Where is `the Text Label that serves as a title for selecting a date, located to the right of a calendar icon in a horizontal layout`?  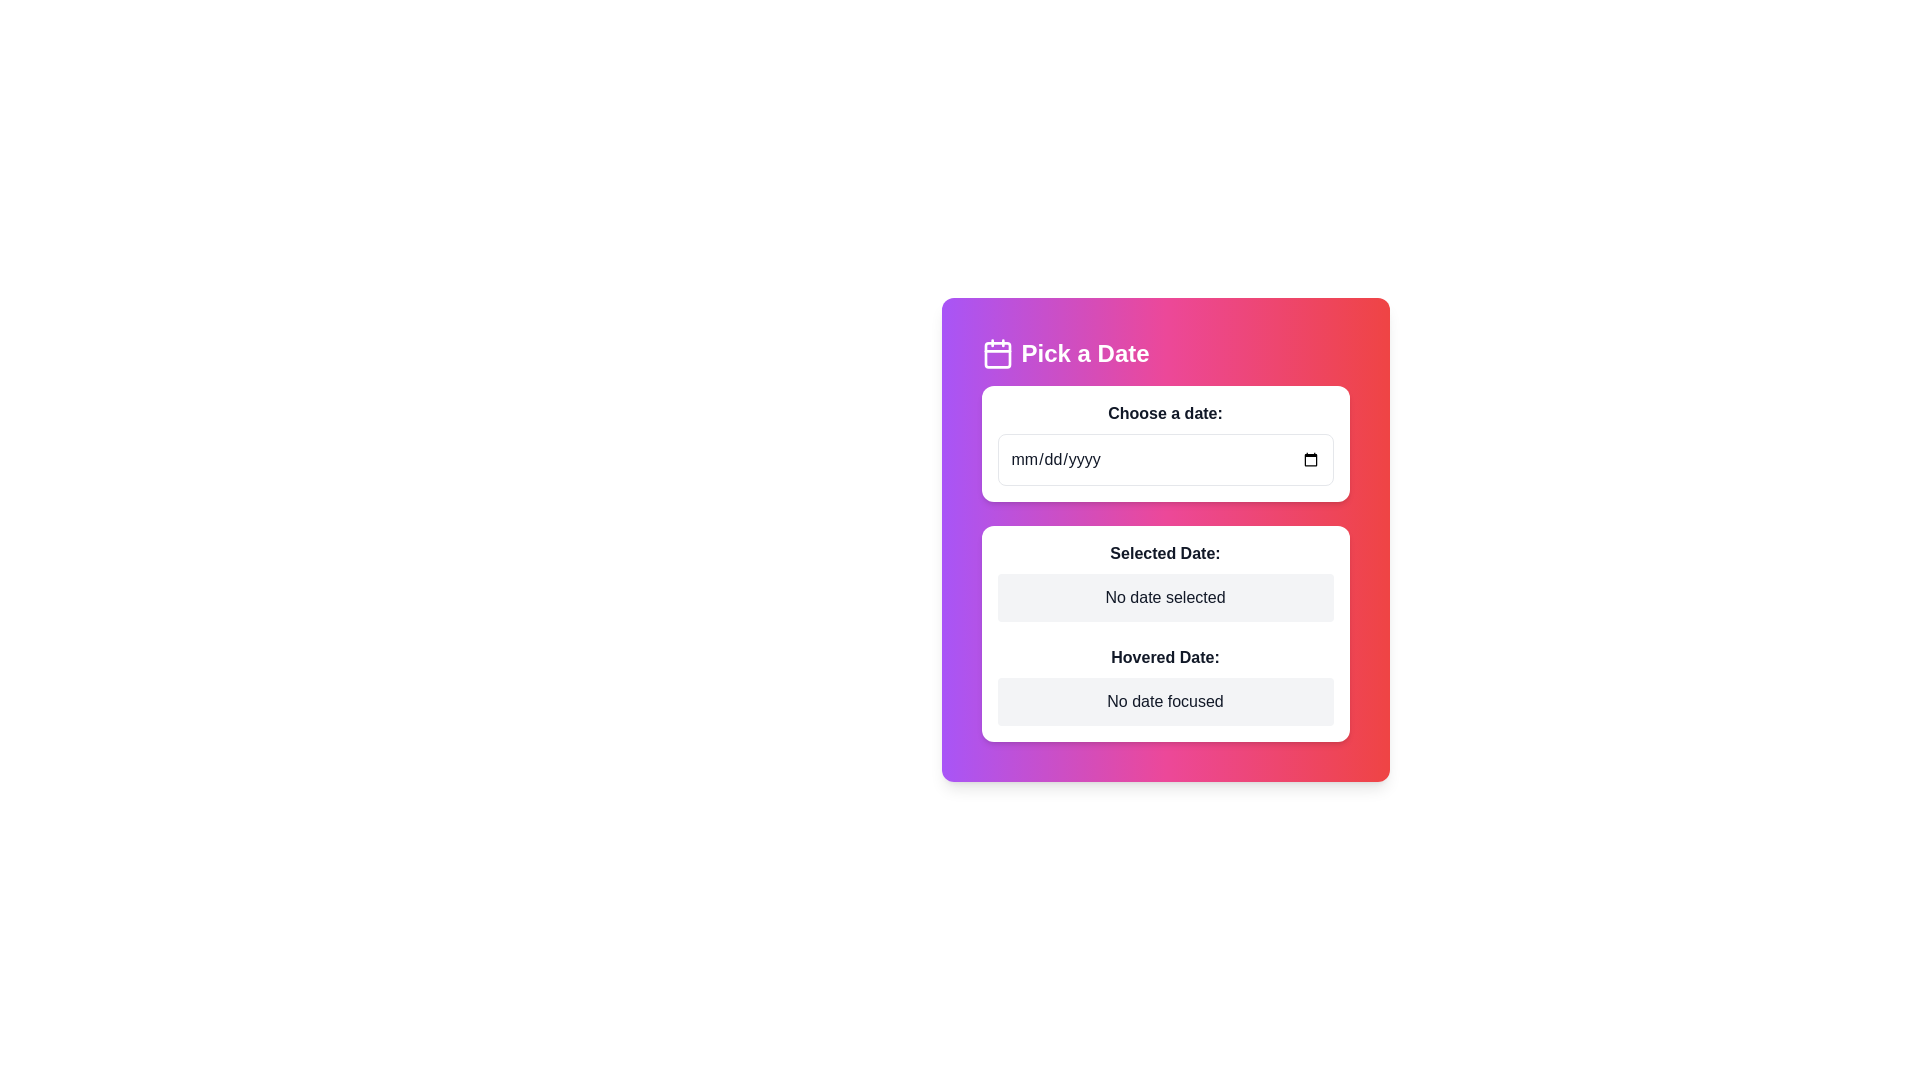 the Text Label that serves as a title for selecting a date, located to the right of a calendar icon in a horizontal layout is located at coordinates (1084, 353).